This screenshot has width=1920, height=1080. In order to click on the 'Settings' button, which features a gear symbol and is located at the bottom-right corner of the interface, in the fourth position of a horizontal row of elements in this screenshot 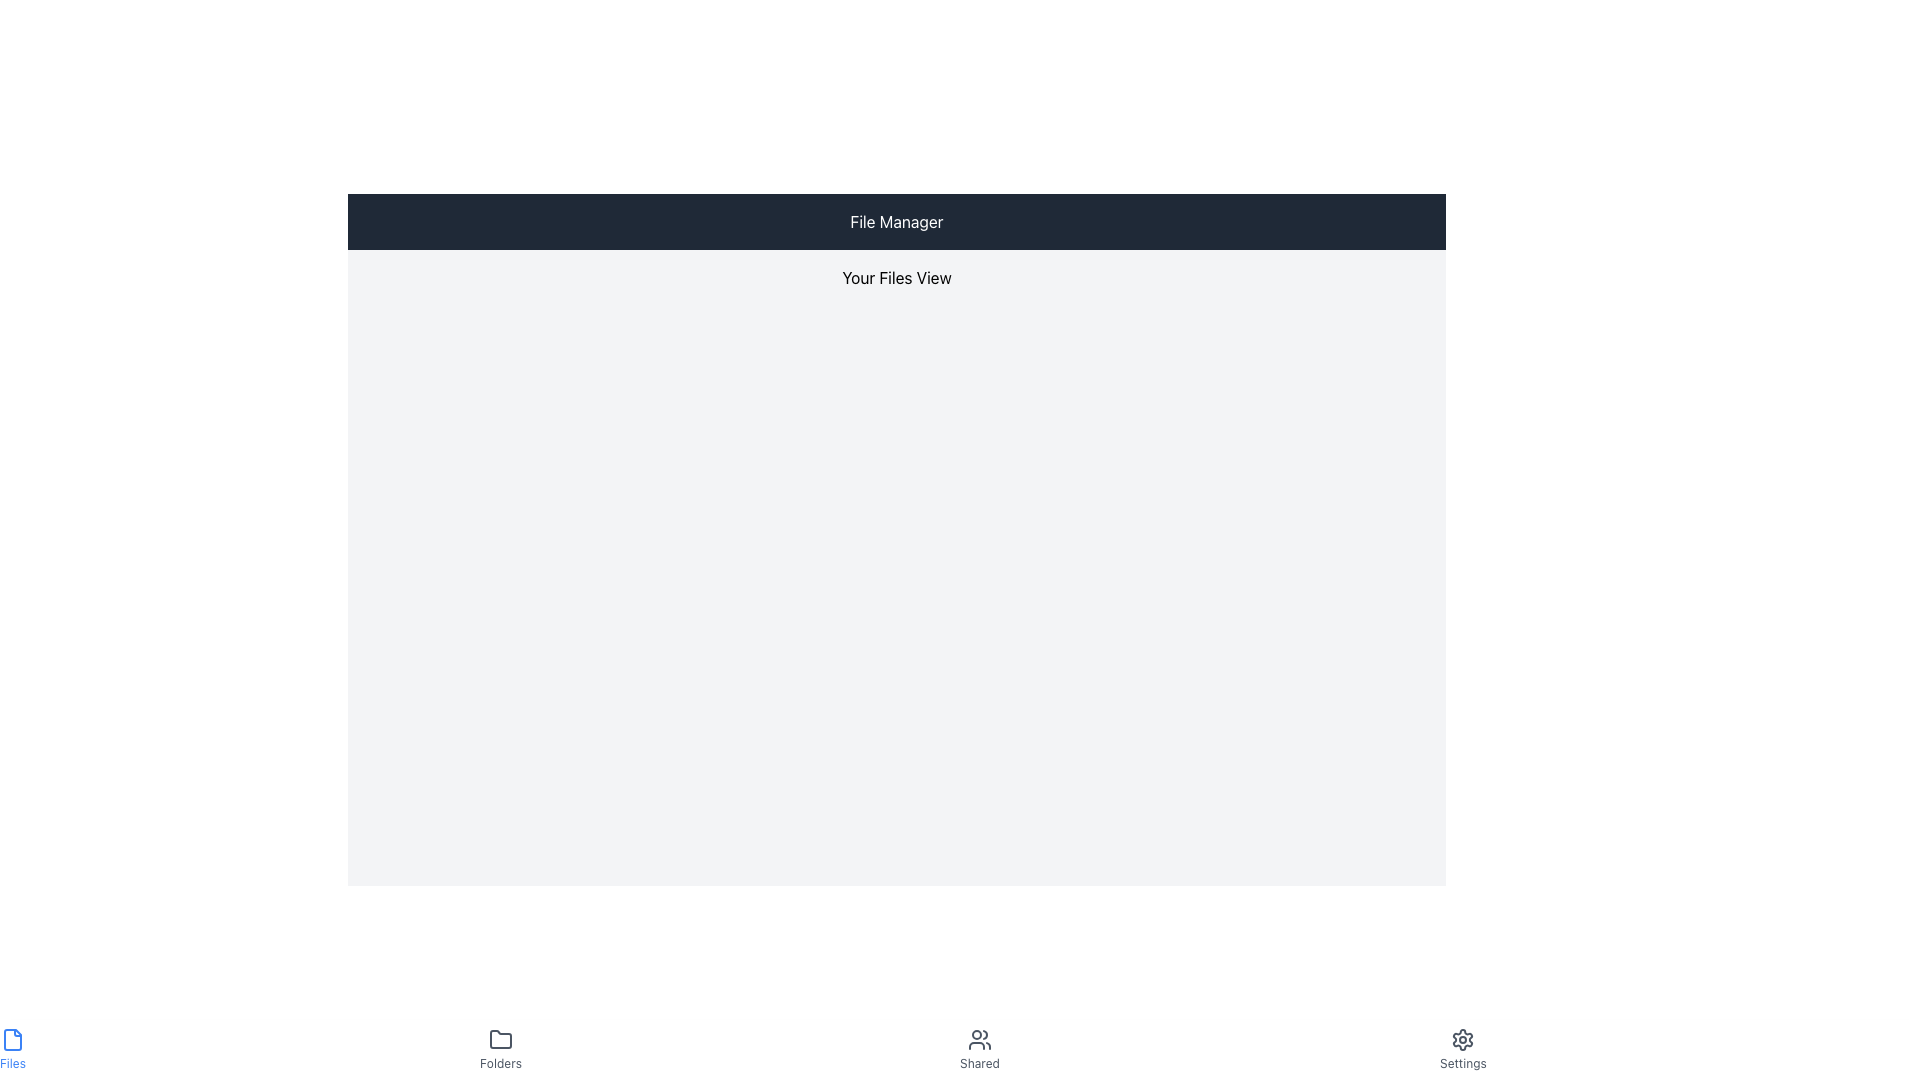, I will do `click(1463, 1048)`.